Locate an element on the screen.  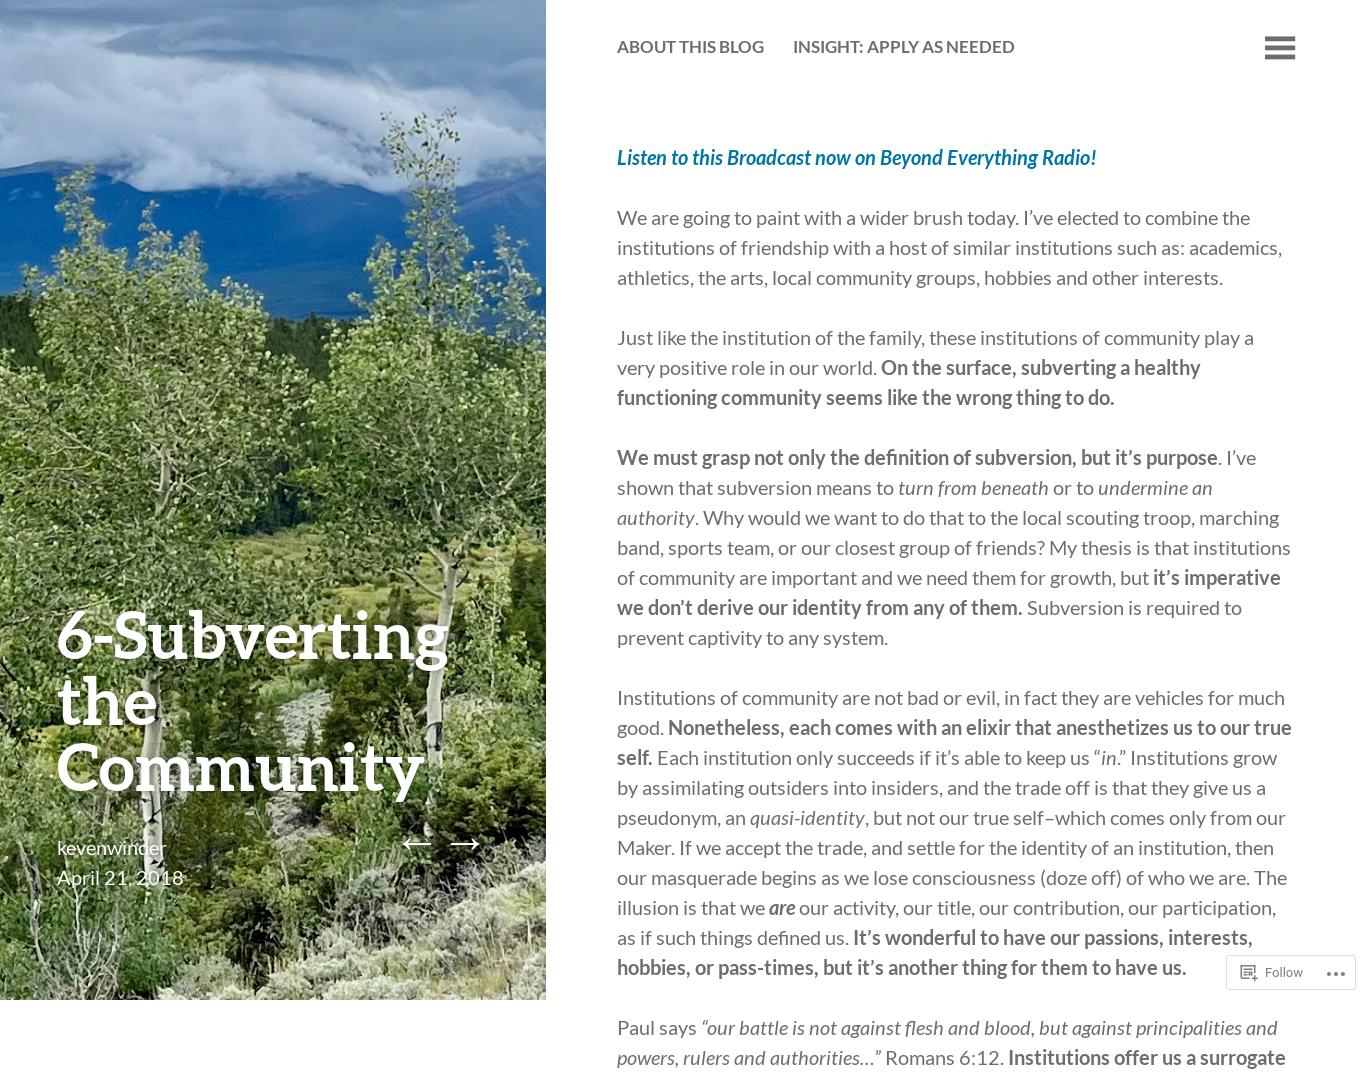
'. I’ve shown that subversion means to' is located at coordinates (616, 471).